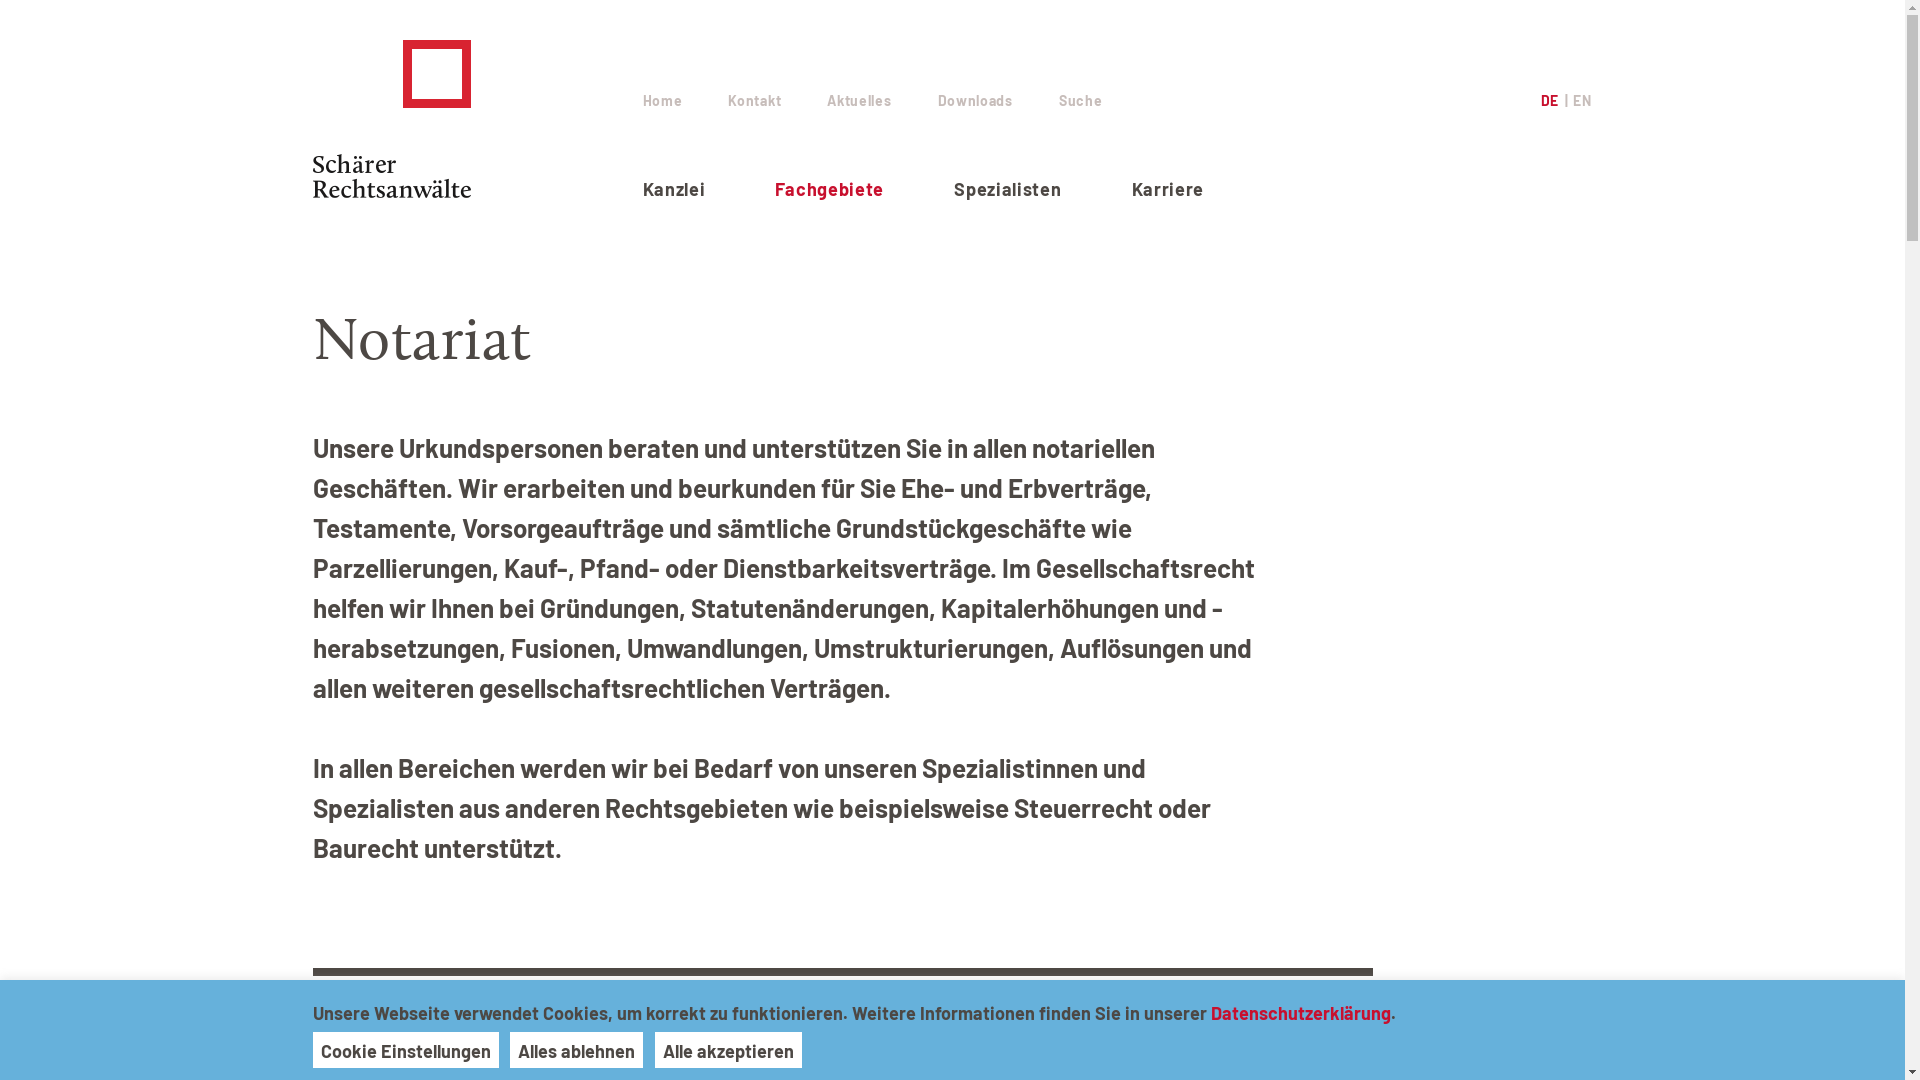 The height and width of the screenshot is (1080, 1920). What do you see at coordinates (1007, 189) in the screenshot?
I see `'Spezialisten'` at bounding box center [1007, 189].